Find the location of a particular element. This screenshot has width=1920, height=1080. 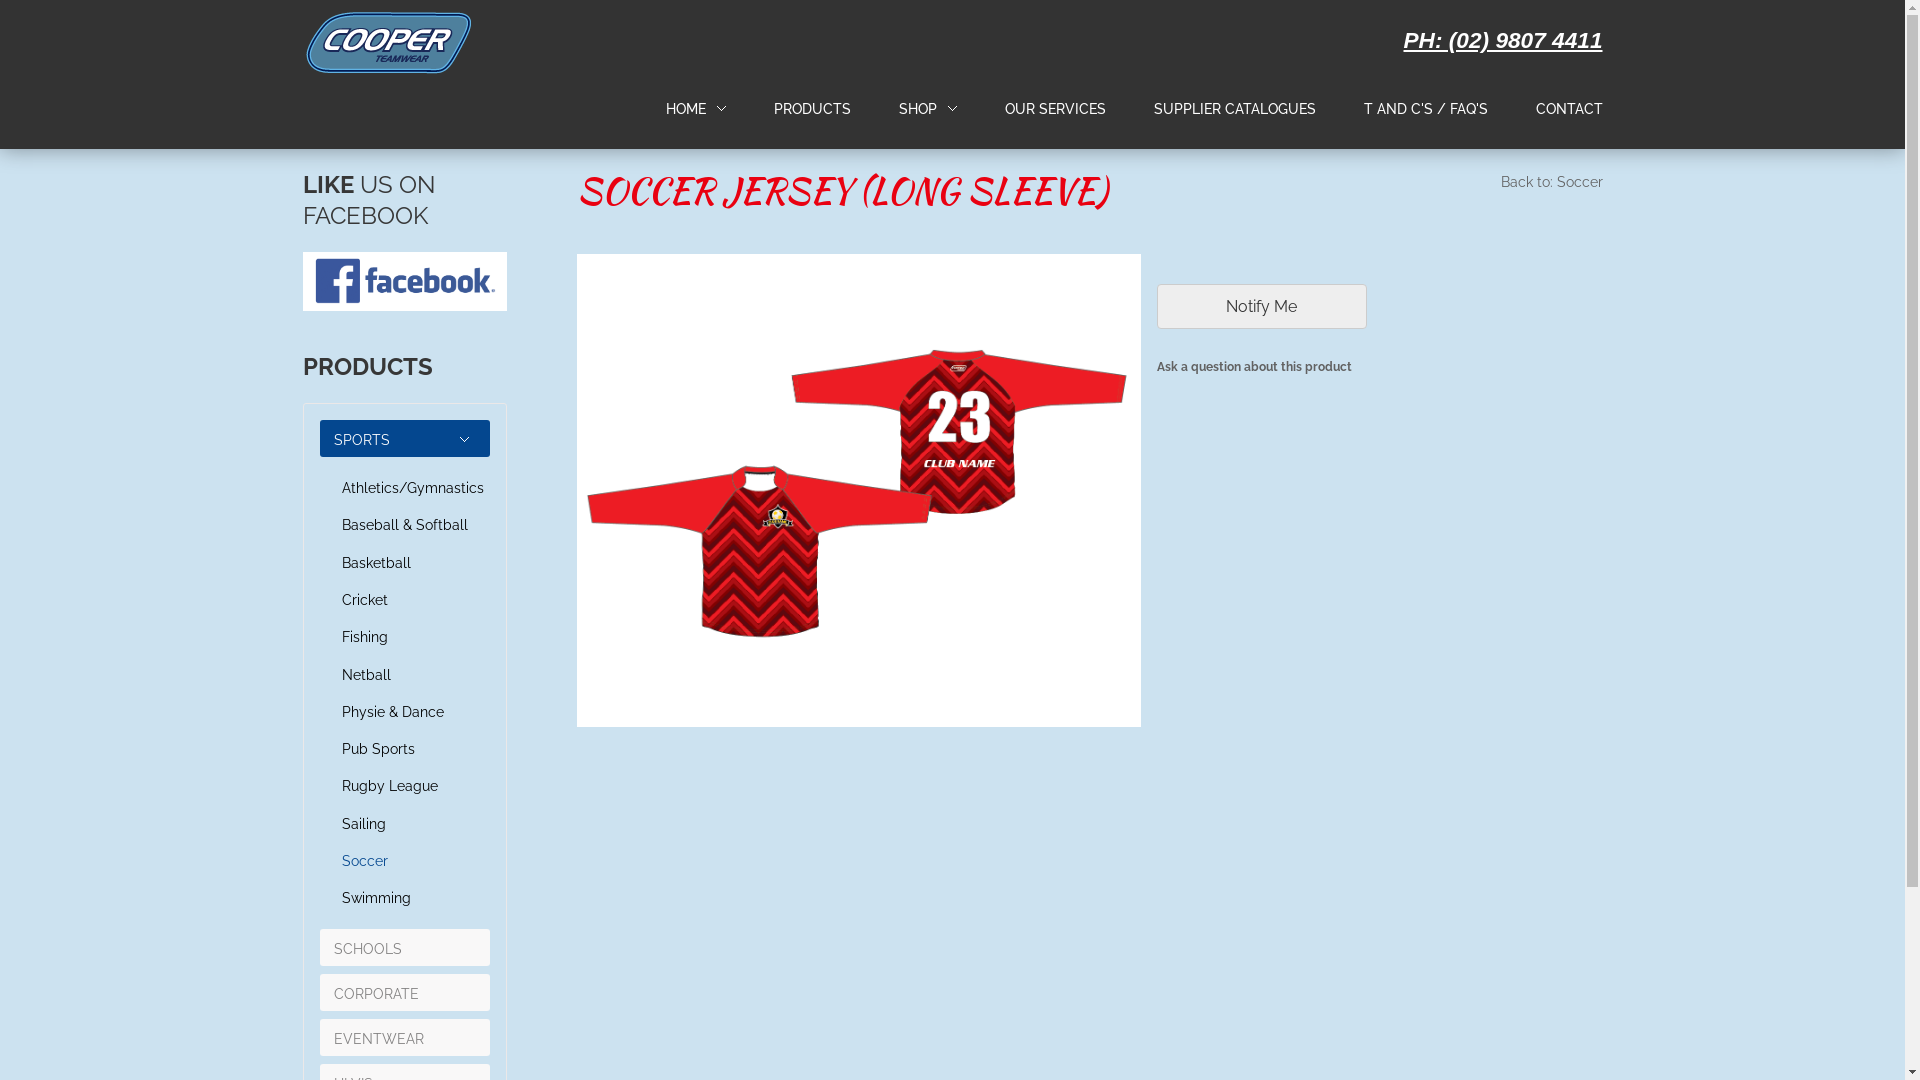

'Fishing' is located at coordinates (403, 637).